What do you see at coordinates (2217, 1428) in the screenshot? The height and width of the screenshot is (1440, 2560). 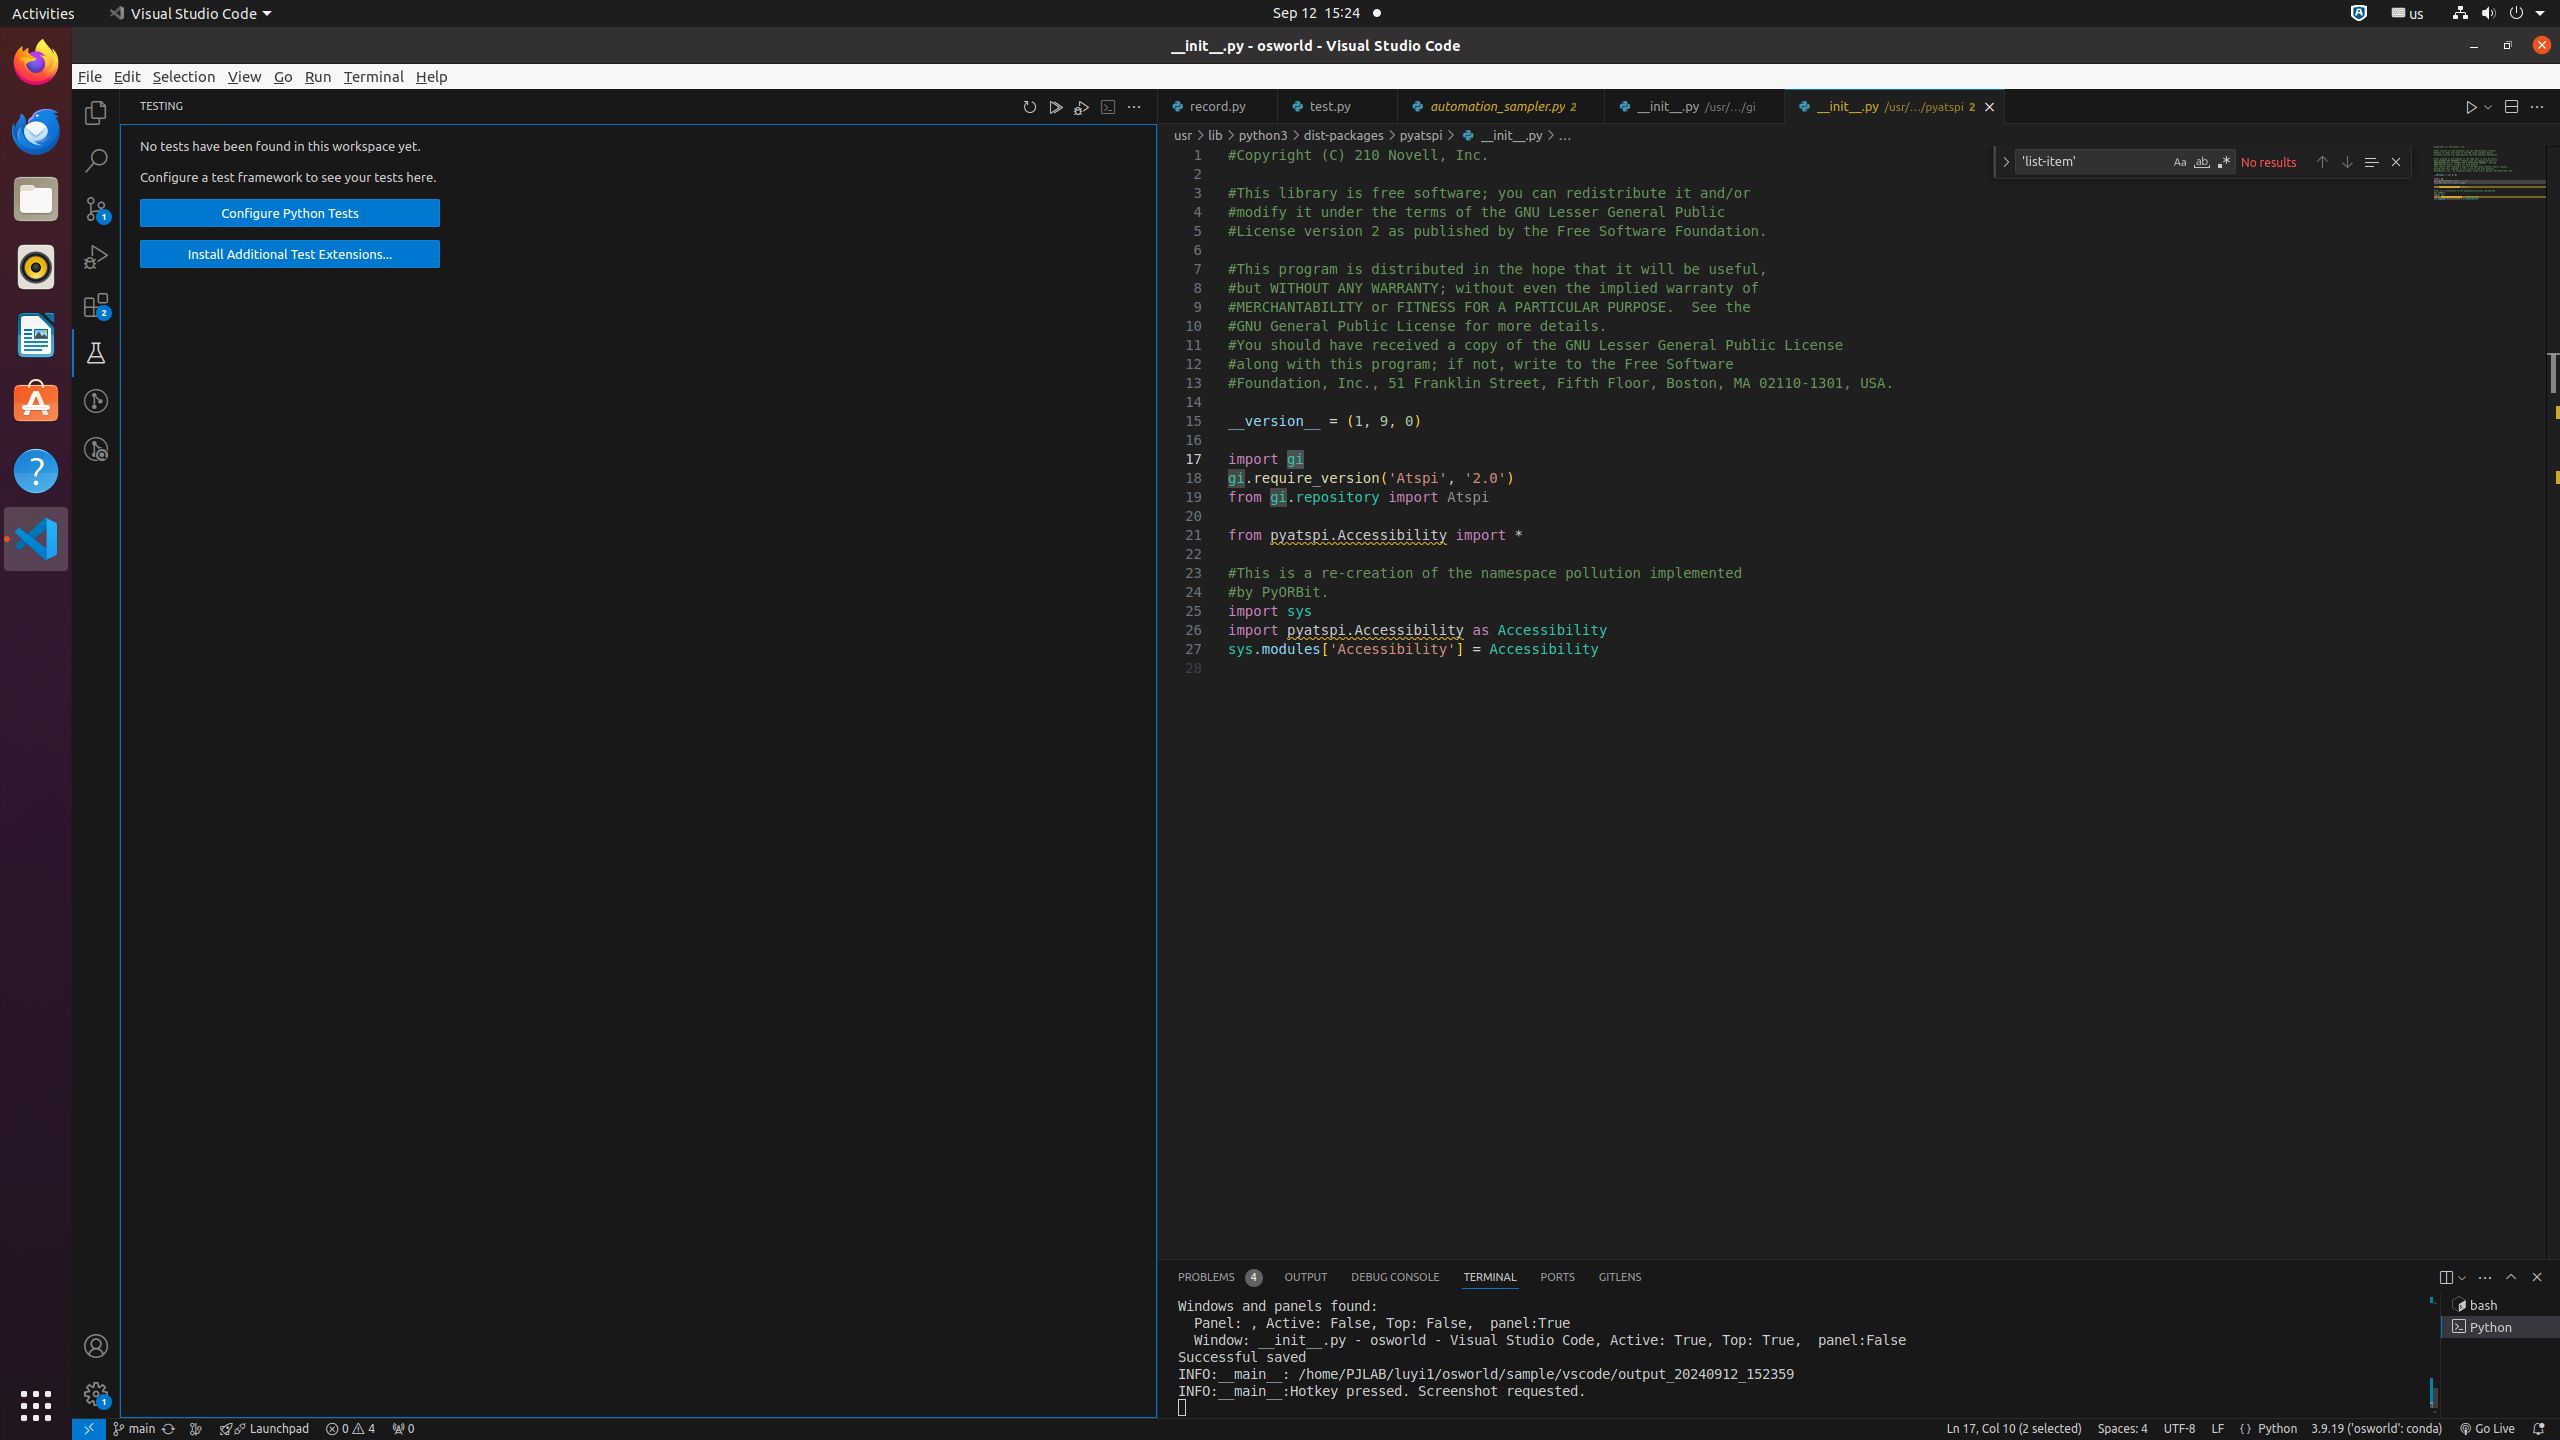 I see `'LF'` at bounding box center [2217, 1428].